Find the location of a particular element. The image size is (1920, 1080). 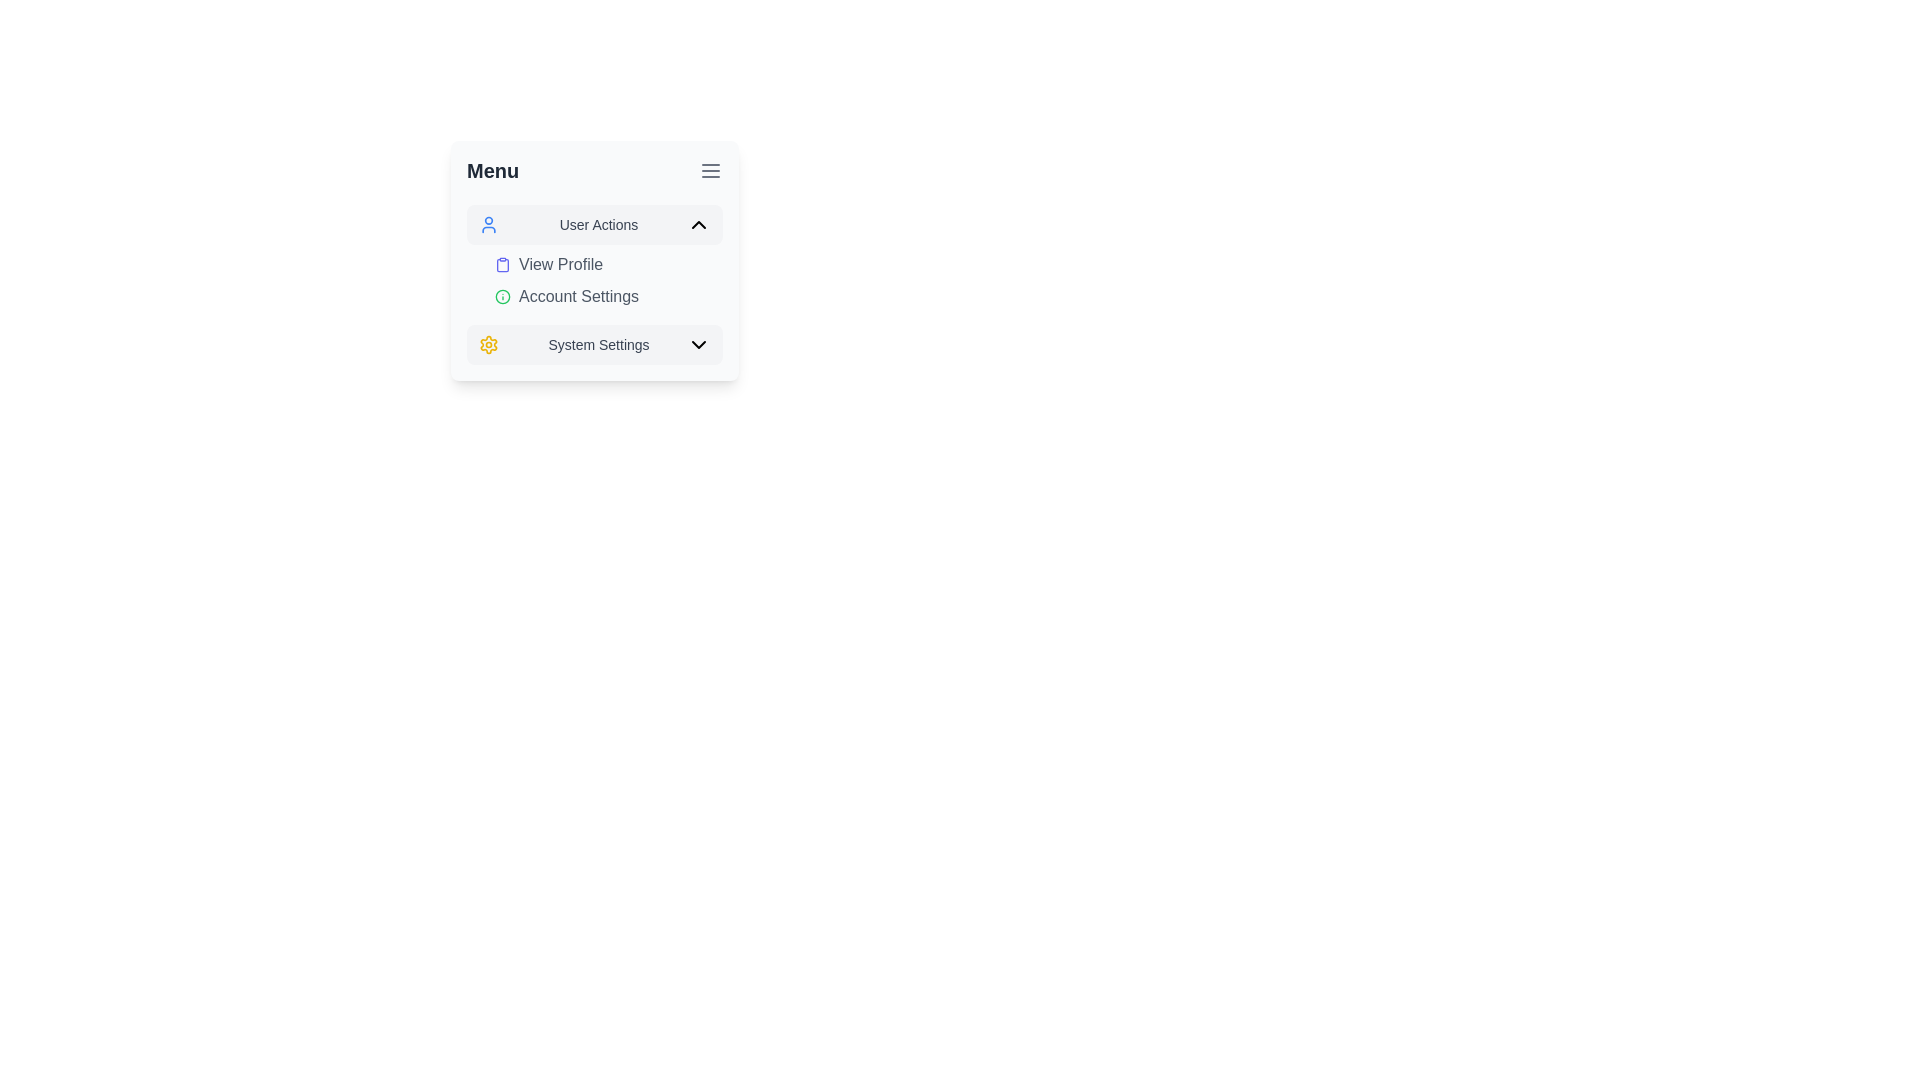

the chevron icon button located at the far-right of the 'User Actions' section is located at coordinates (699, 224).